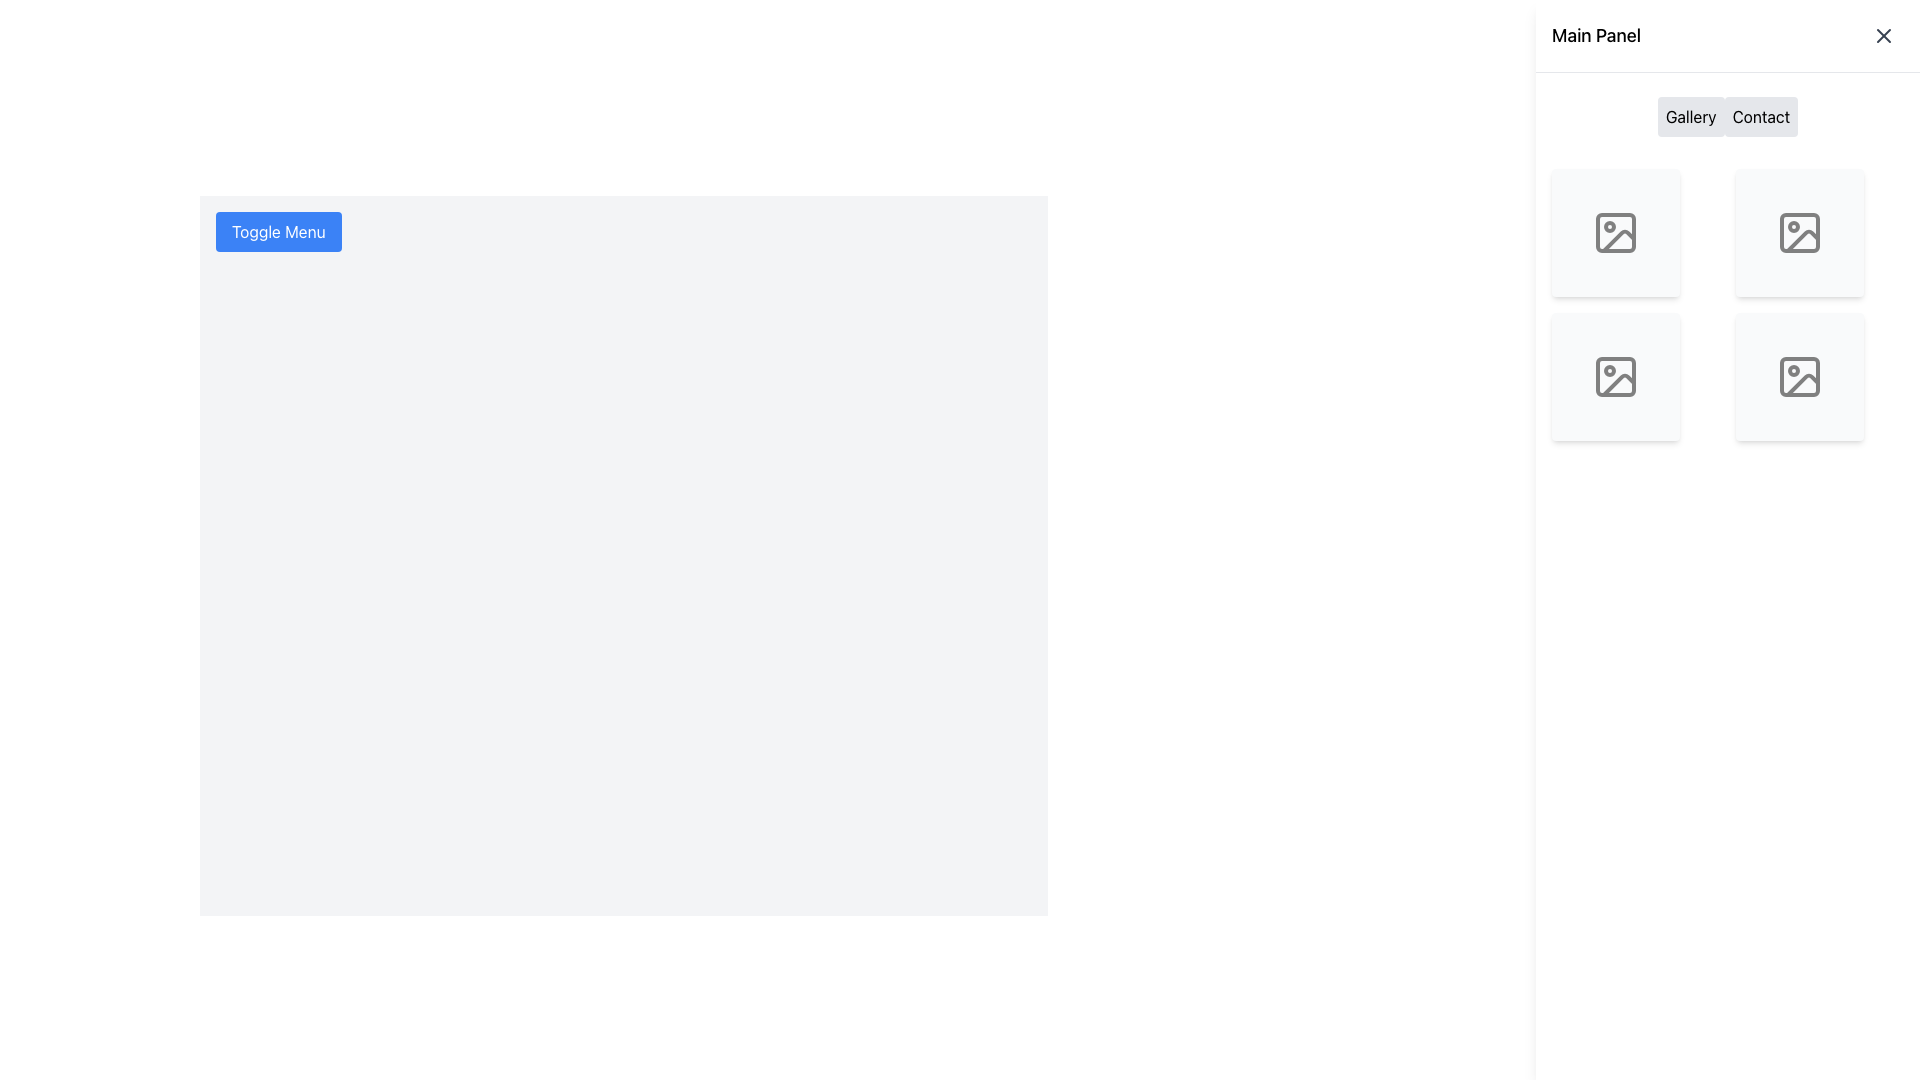 Image resolution: width=1920 pixels, height=1080 pixels. What do you see at coordinates (1800, 231) in the screenshot?
I see `the icon element resembling an image symbol, located in the second column of the top row within a 2x2 grid in the 'Main Panel'` at bounding box center [1800, 231].